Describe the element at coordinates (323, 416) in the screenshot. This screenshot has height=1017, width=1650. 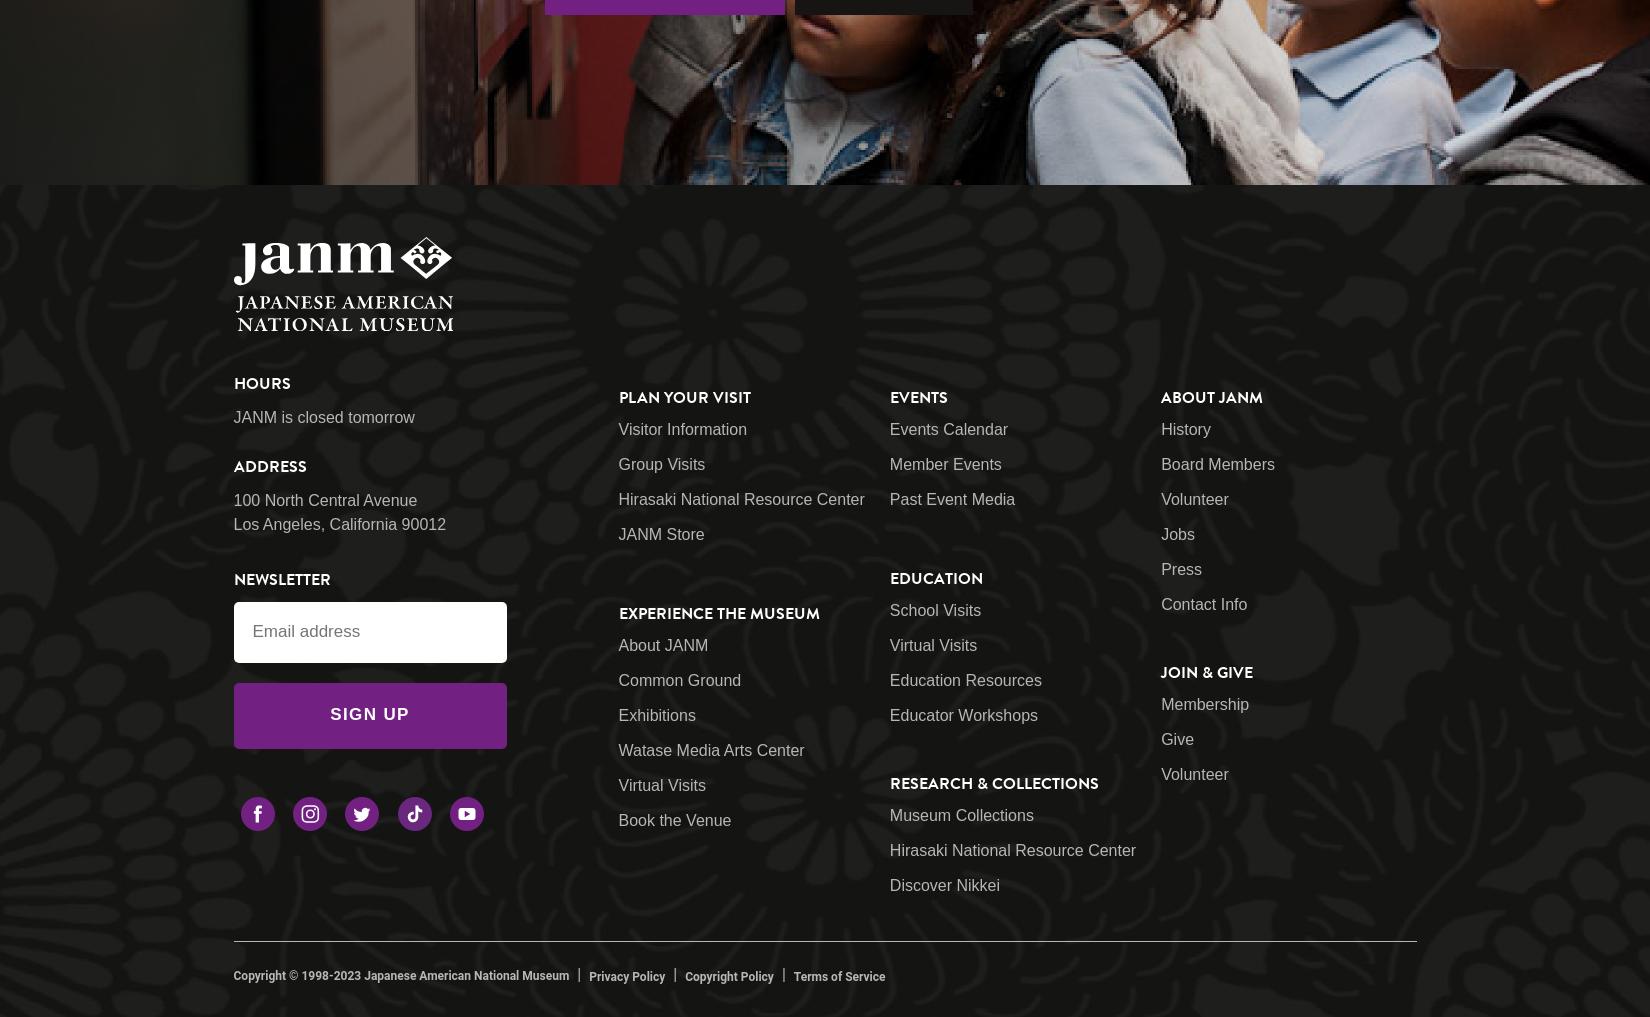
I see `'JANM is closed tomorrow'` at that location.